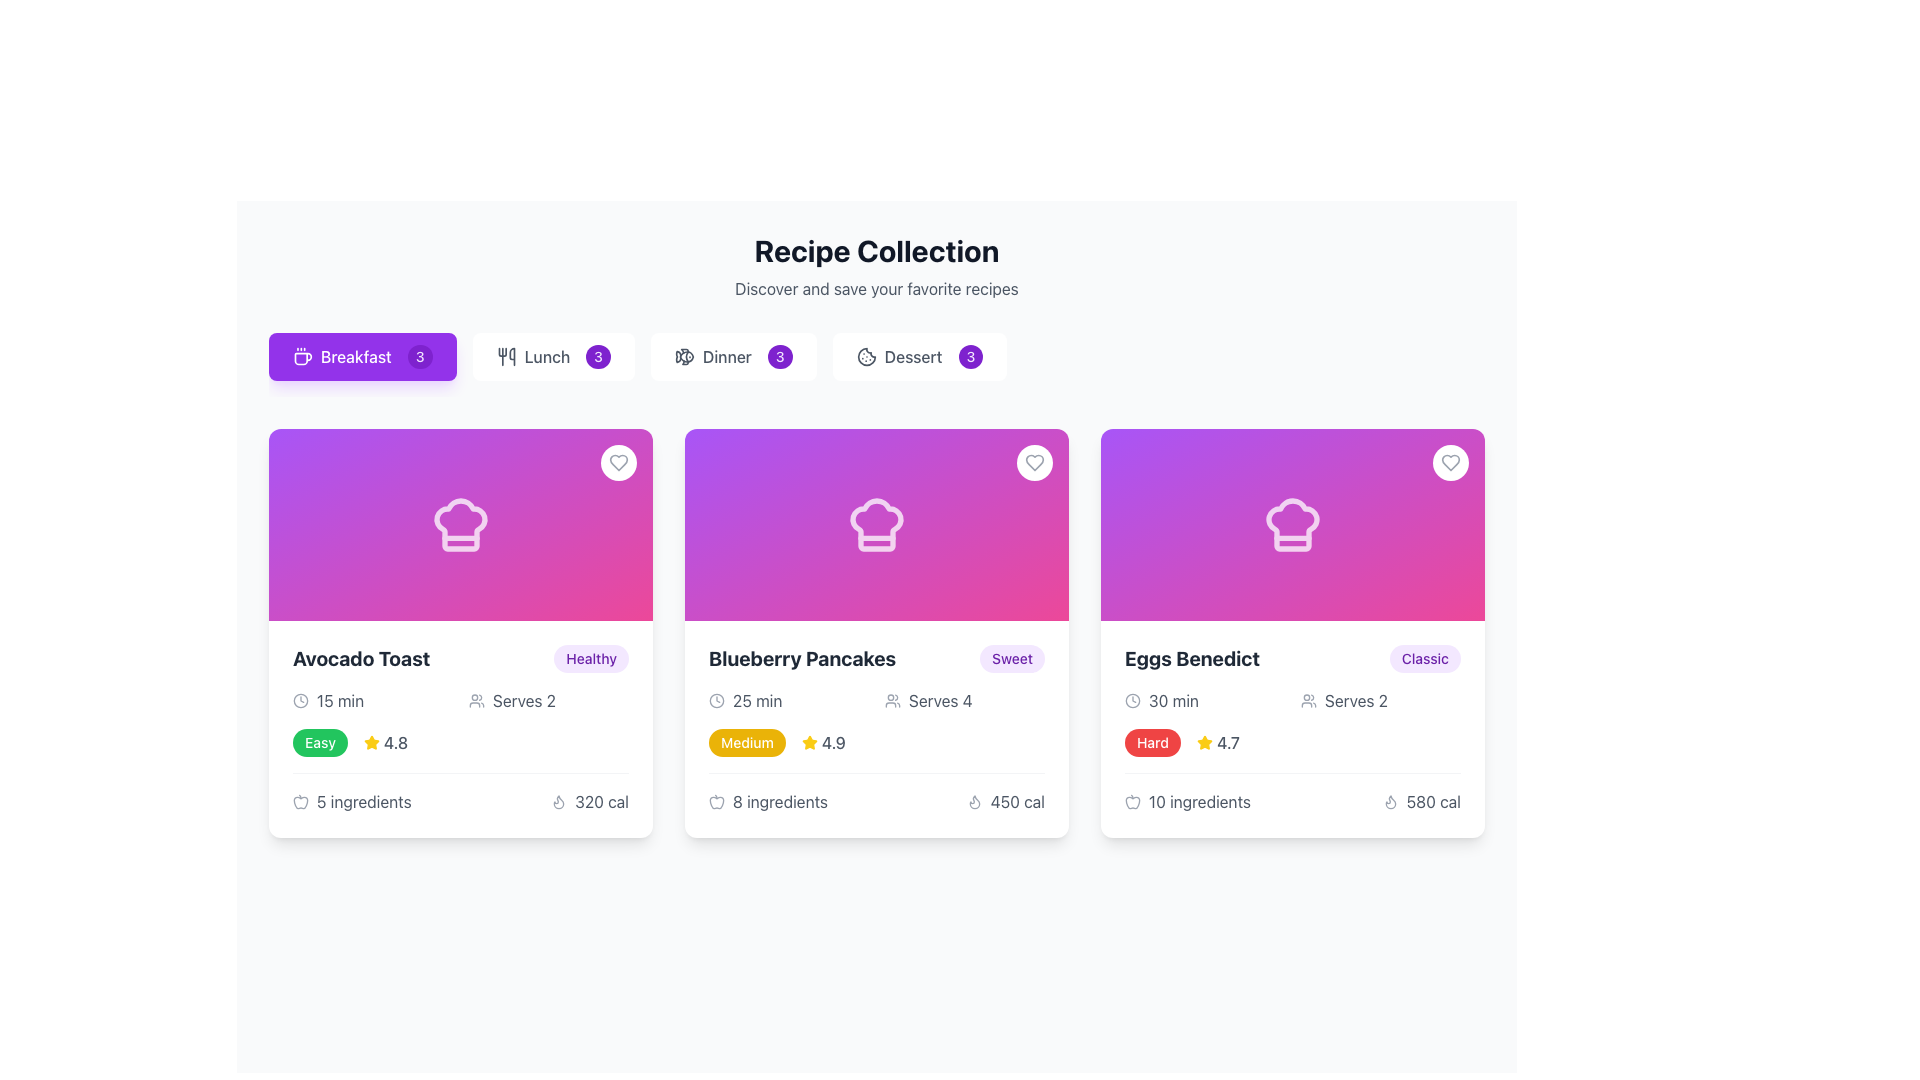  What do you see at coordinates (362, 356) in the screenshot?
I see `the 'Breakfast' button, which has a purple background, rounded corners, and white text, to filter recipes to 'Breakfast'` at bounding box center [362, 356].